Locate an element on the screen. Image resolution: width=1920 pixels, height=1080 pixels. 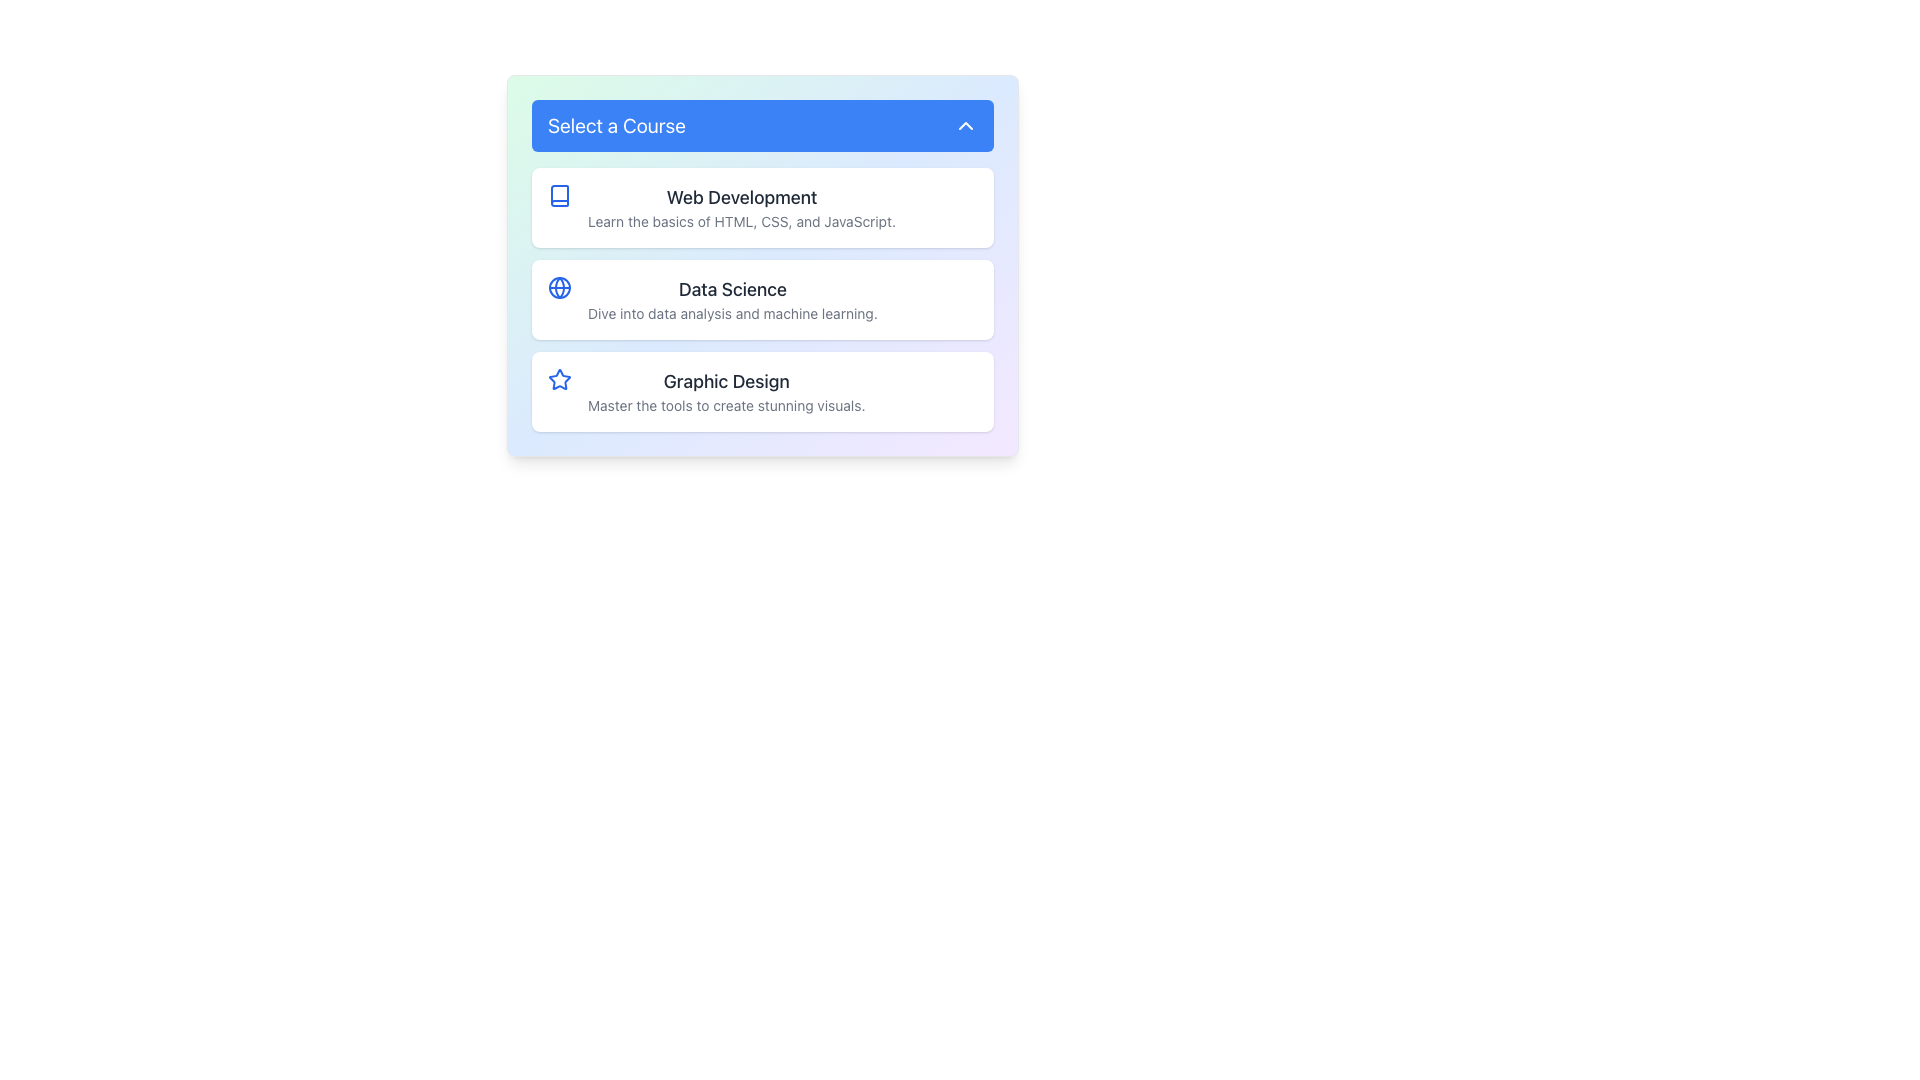
the 'Data Science' text section, which includes the title and subtitle, located in the second item of the course options list is located at coordinates (731, 300).